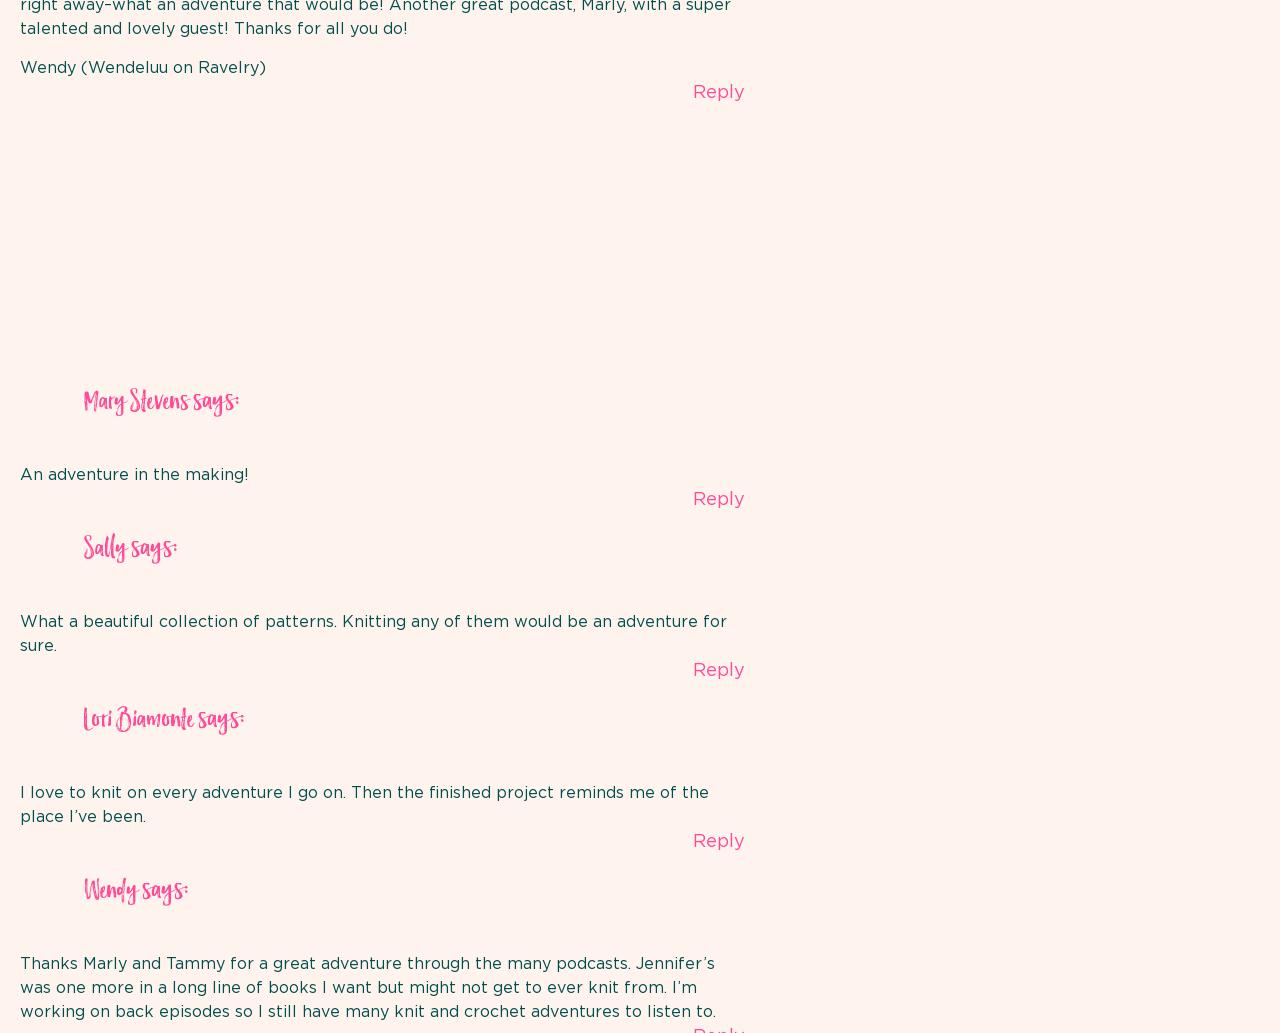 The width and height of the screenshot is (1280, 1033). Describe the element at coordinates (109, 890) in the screenshot. I see `'Wendy'` at that location.